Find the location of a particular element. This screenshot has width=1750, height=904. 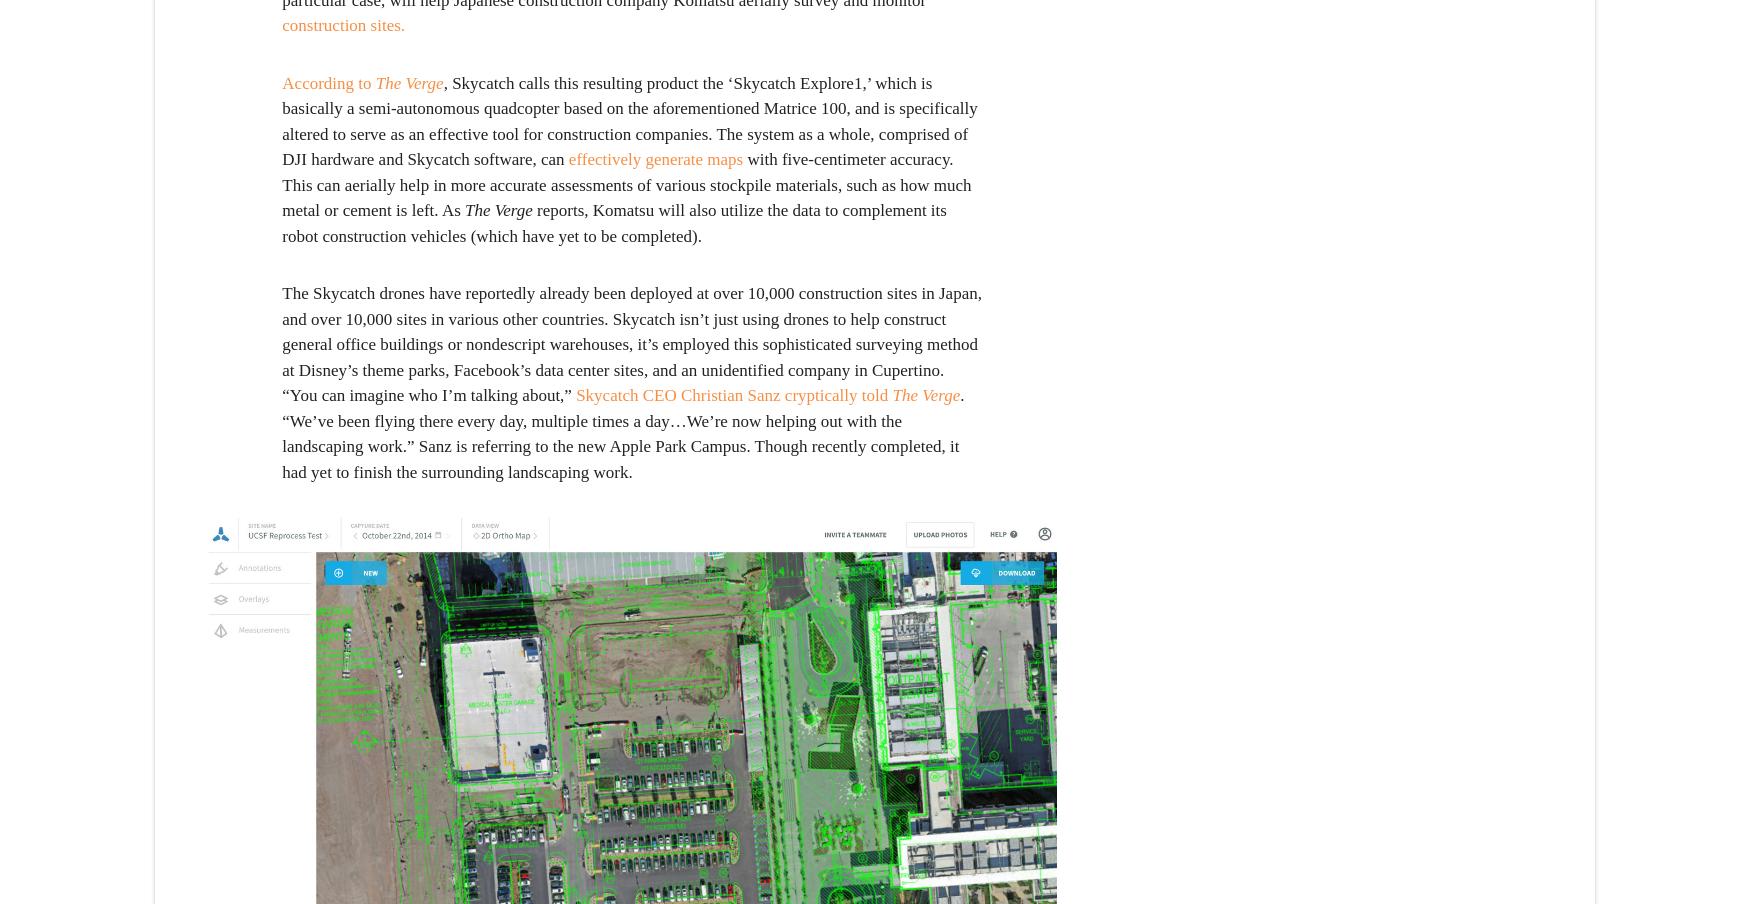

'with five-centimeter accuracy. This can aerially help in more accurate assessments of various stockpile materials, such as how much metal or cement is left. As' is located at coordinates (625, 184).